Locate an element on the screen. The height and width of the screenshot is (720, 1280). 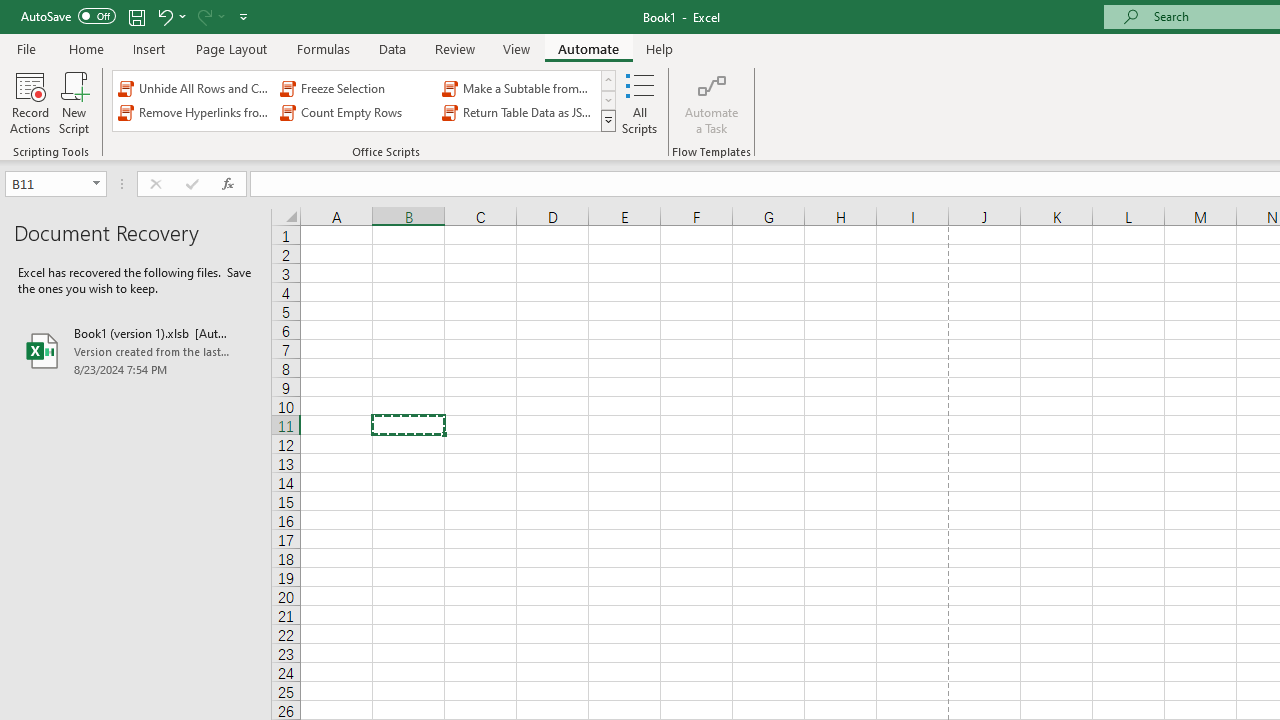
'Automate a Task' is located at coordinates (712, 103).